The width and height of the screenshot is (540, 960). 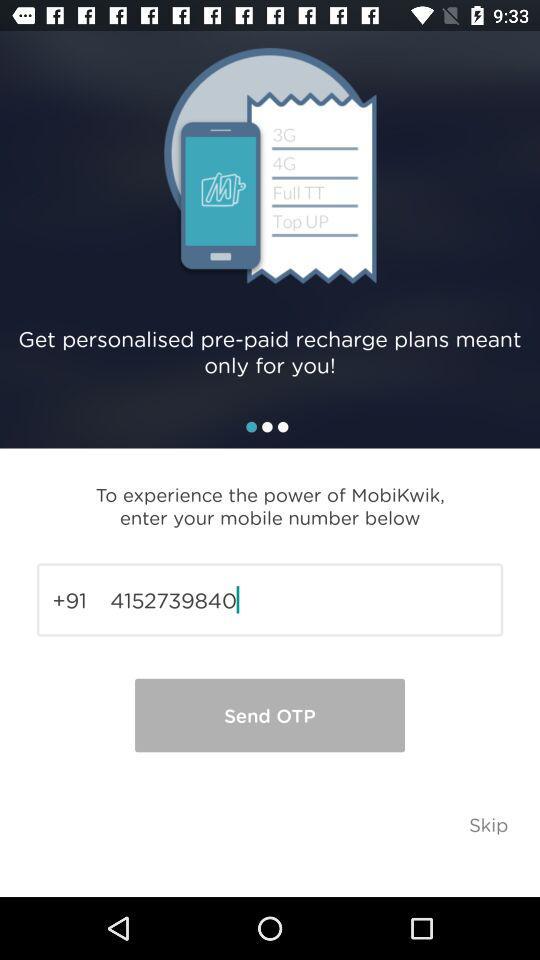 I want to click on the skip at the bottom right corner, so click(x=487, y=824).